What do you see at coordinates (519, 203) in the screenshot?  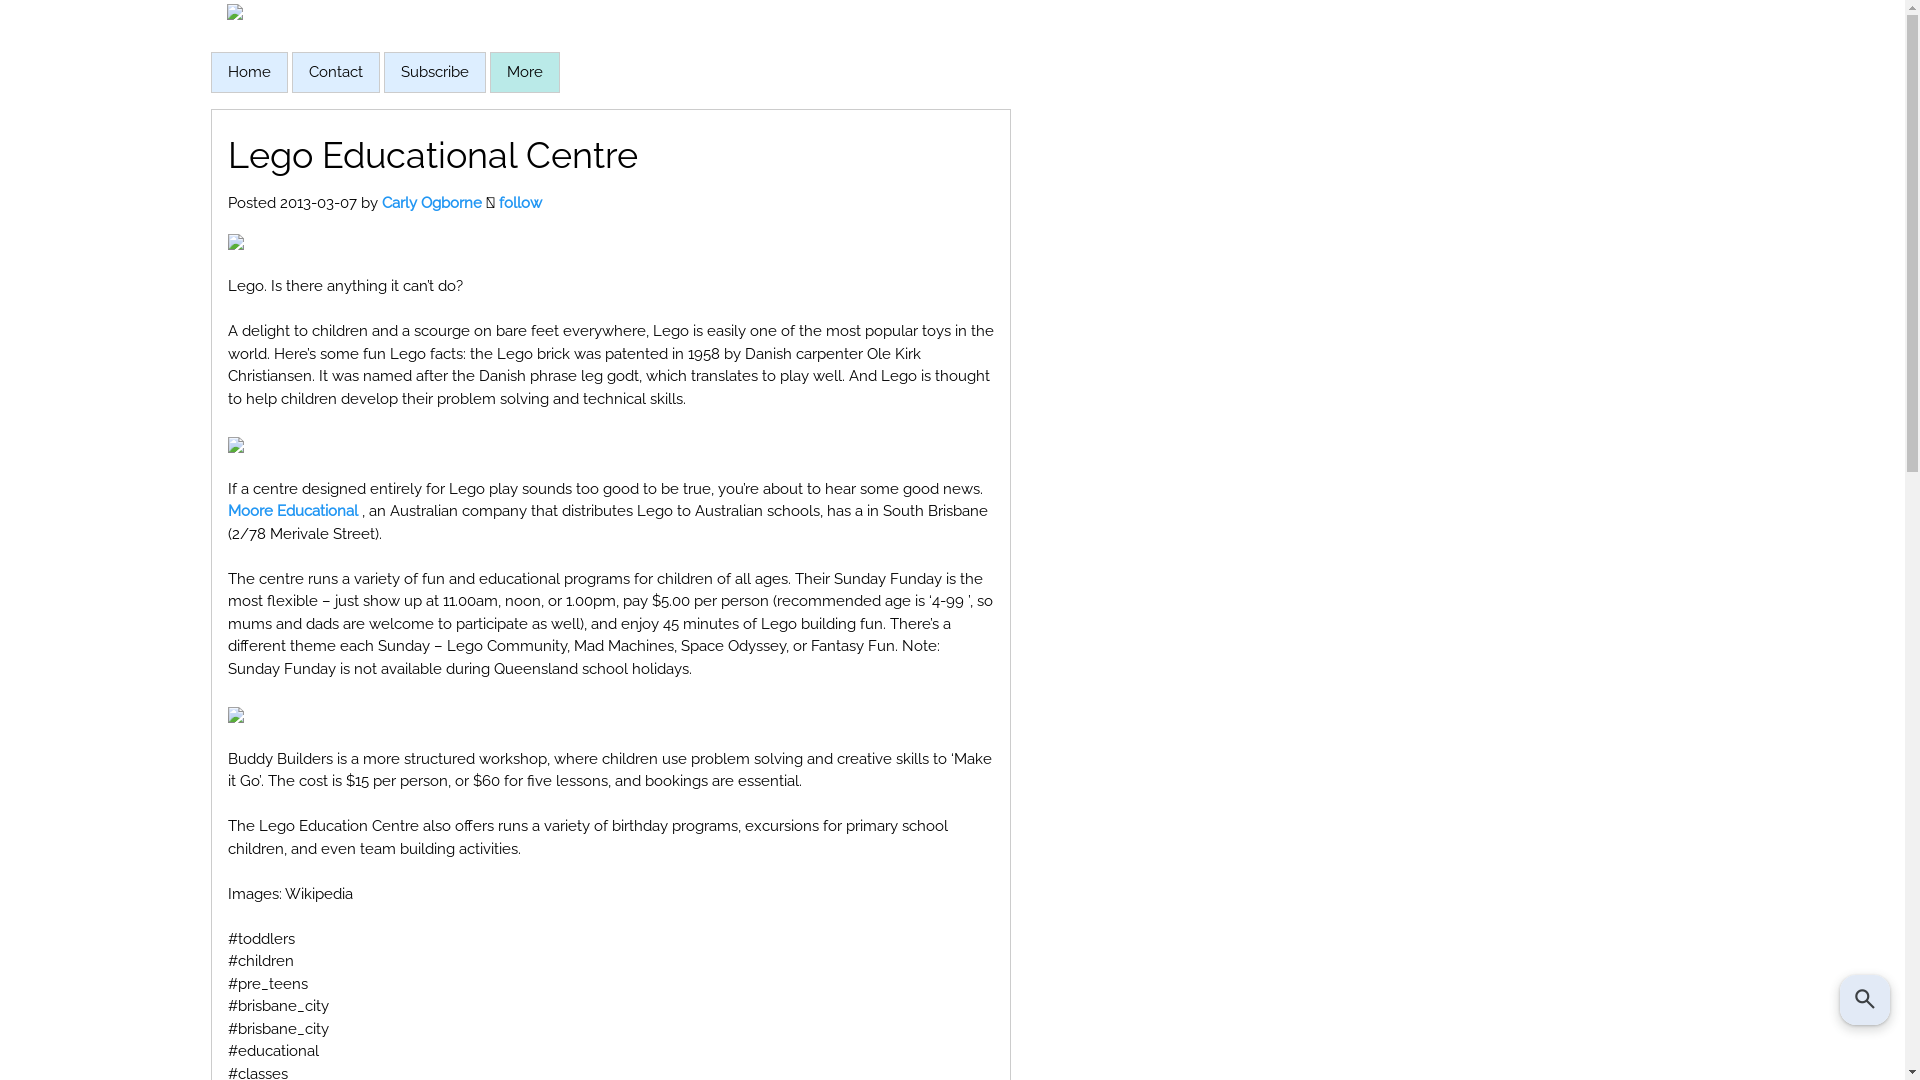 I see `'follow'` at bounding box center [519, 203].